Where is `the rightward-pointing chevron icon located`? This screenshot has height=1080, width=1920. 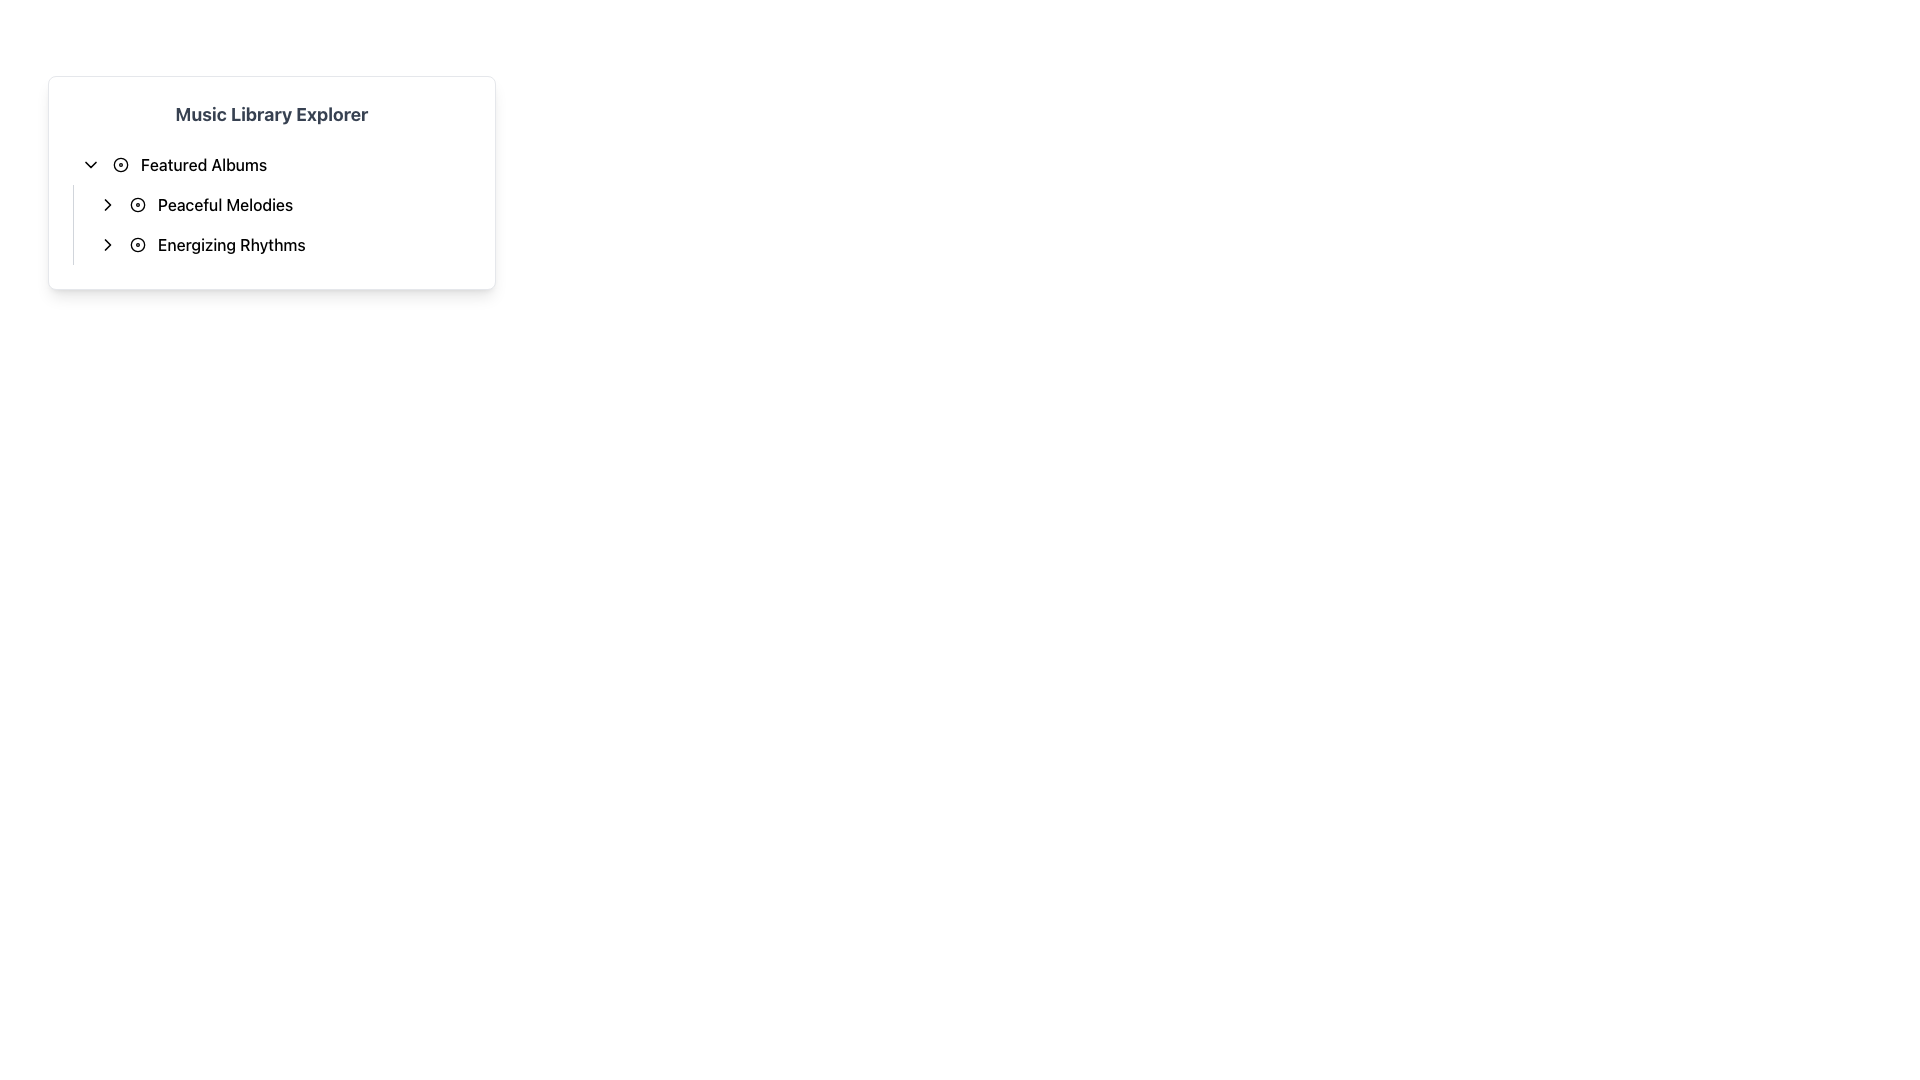 the rightward-pointing chevron icon located is located at coordinates (107, 244).